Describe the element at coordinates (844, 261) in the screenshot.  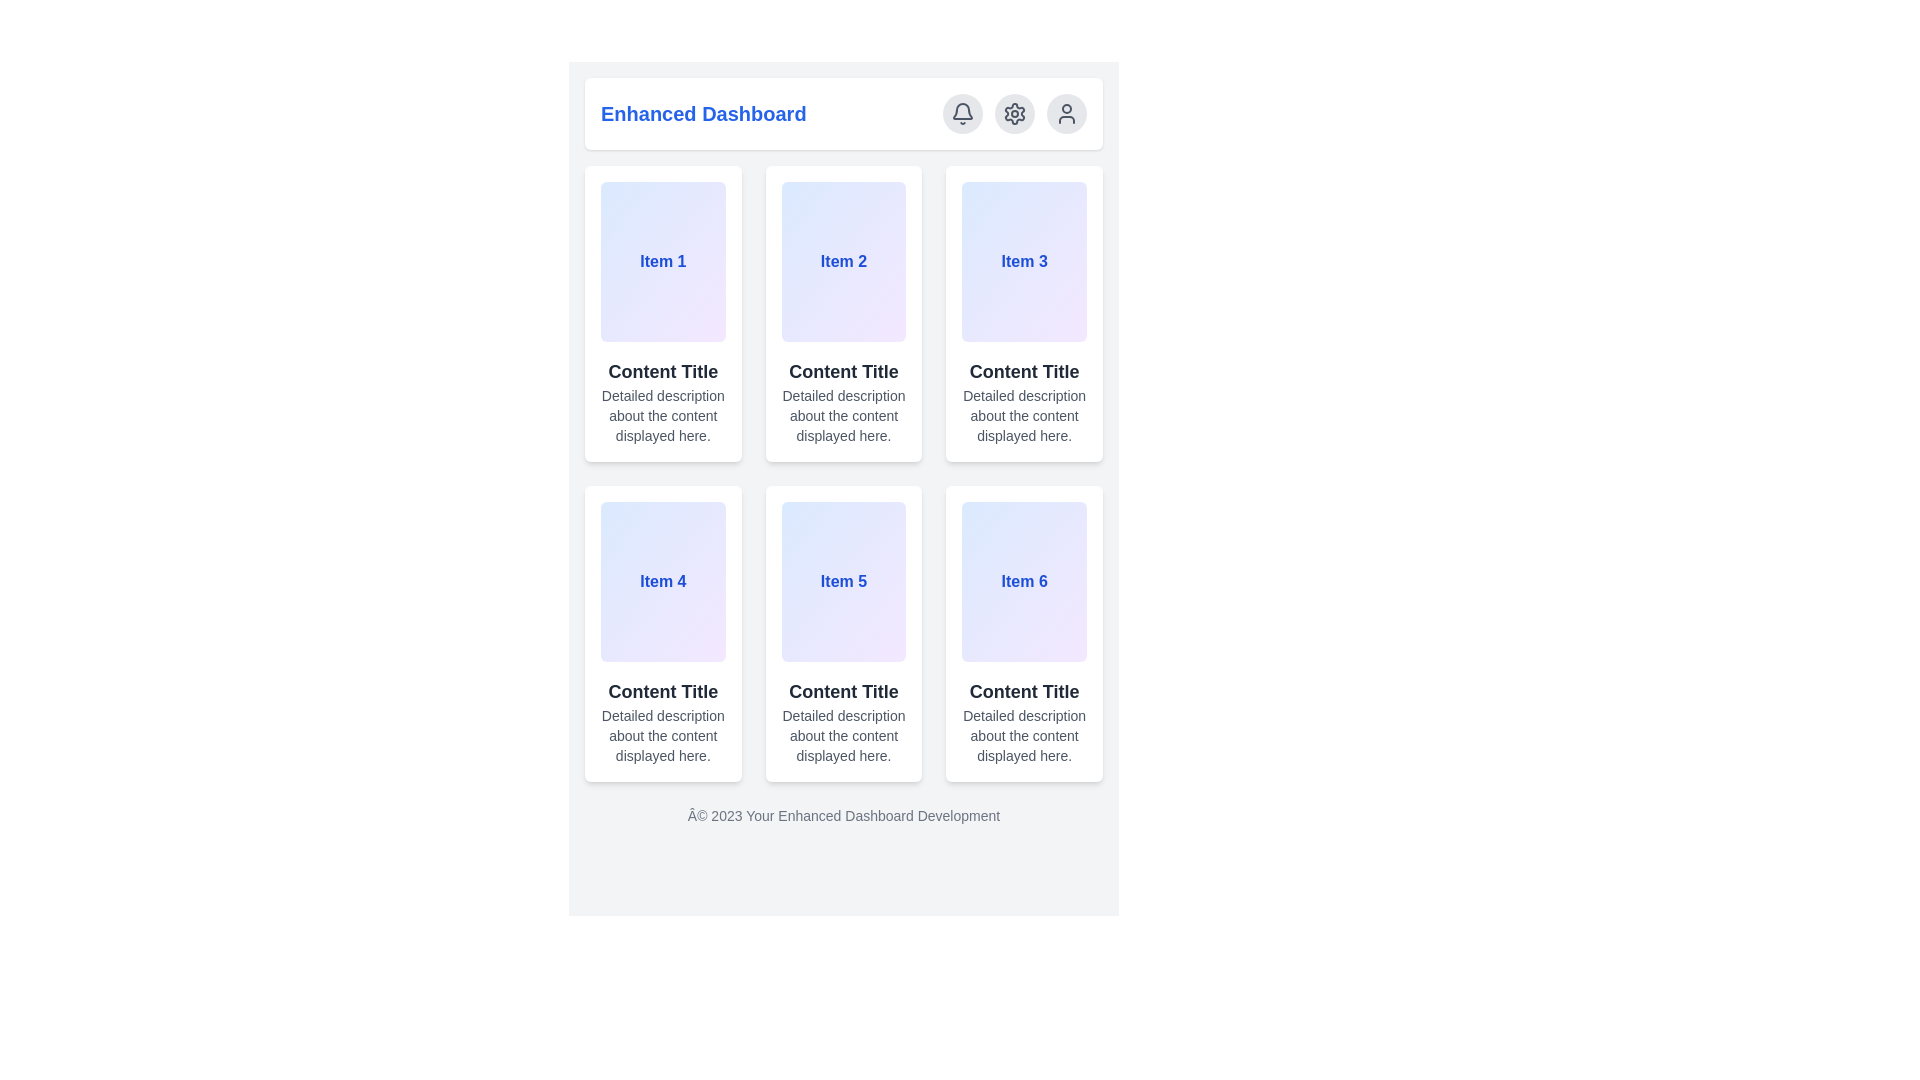
I see `the Text label located in the second card of the grid layout` at that location.